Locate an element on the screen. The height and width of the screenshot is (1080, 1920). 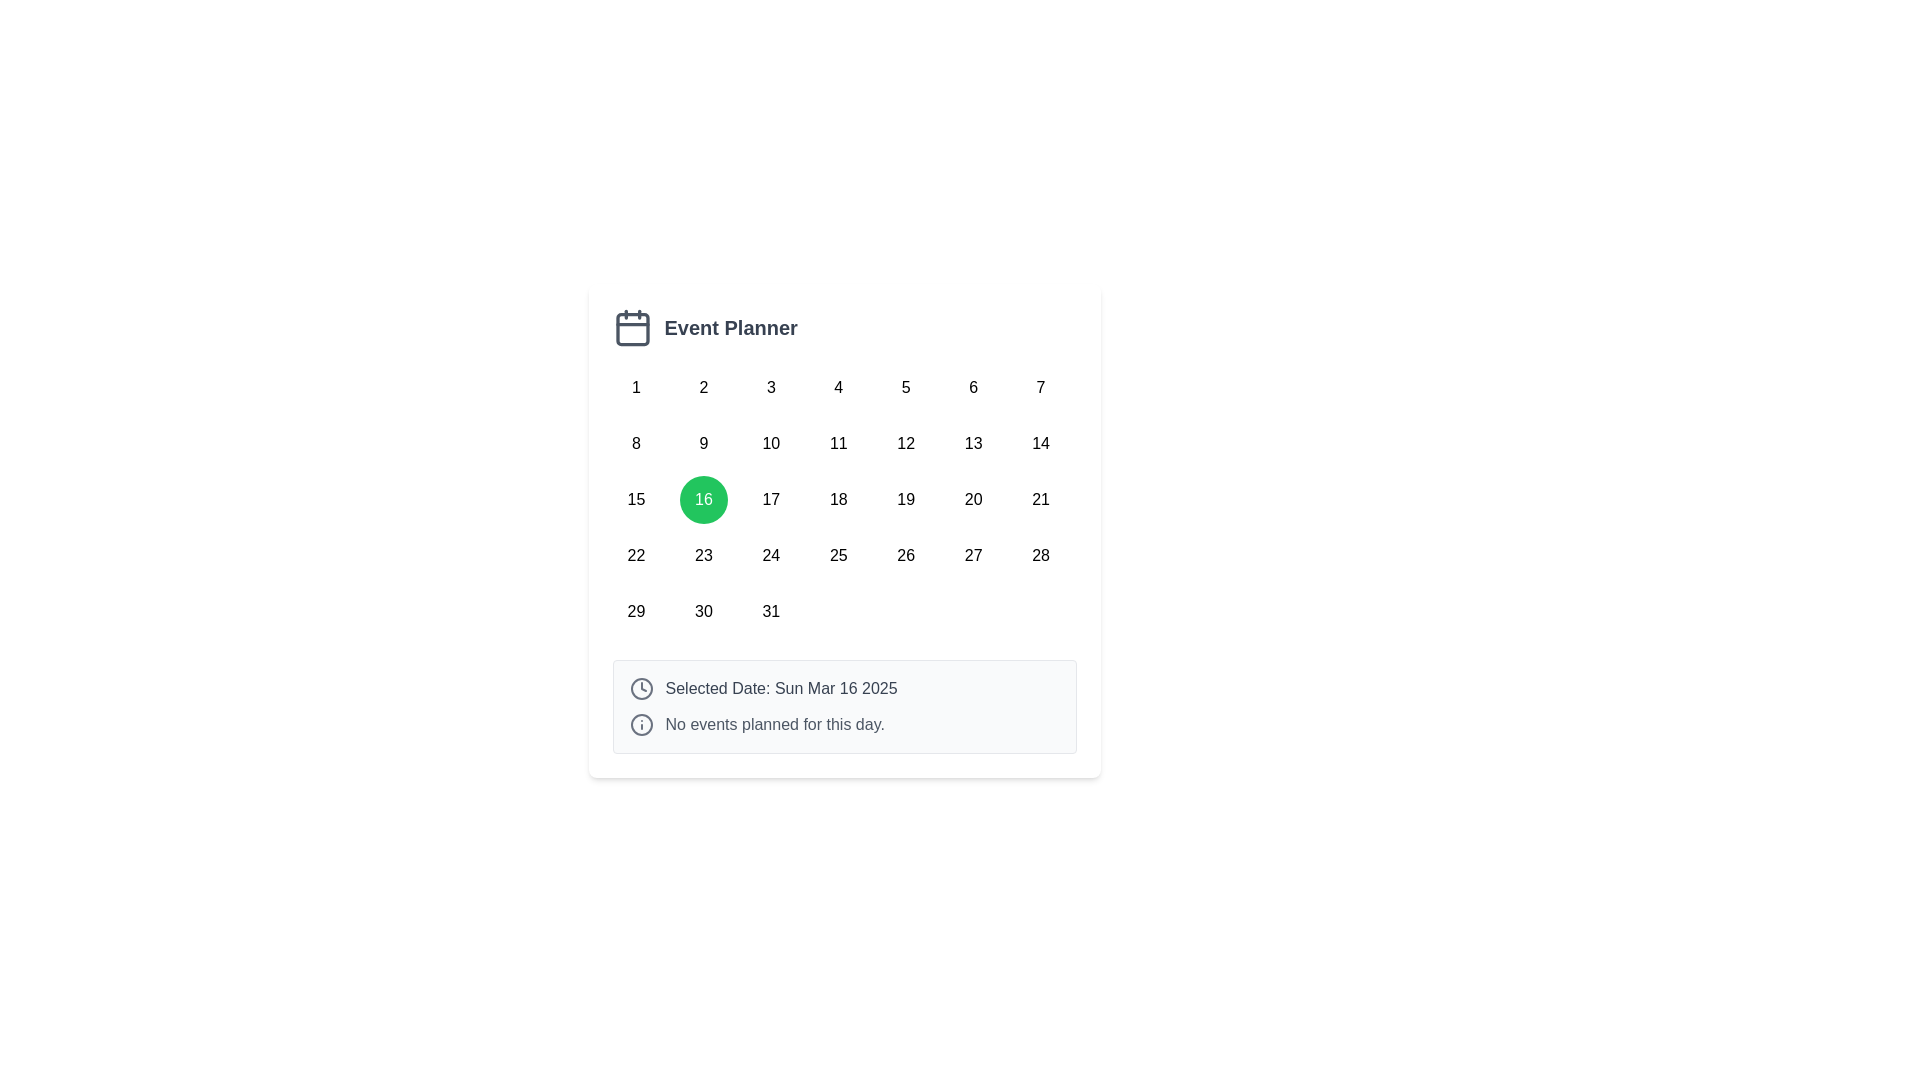
the decorative icon next to the text 'Selected Date: Sun Mar 16 2025' which is located at the leftmost side of the row is located at coordinates (641, 688).